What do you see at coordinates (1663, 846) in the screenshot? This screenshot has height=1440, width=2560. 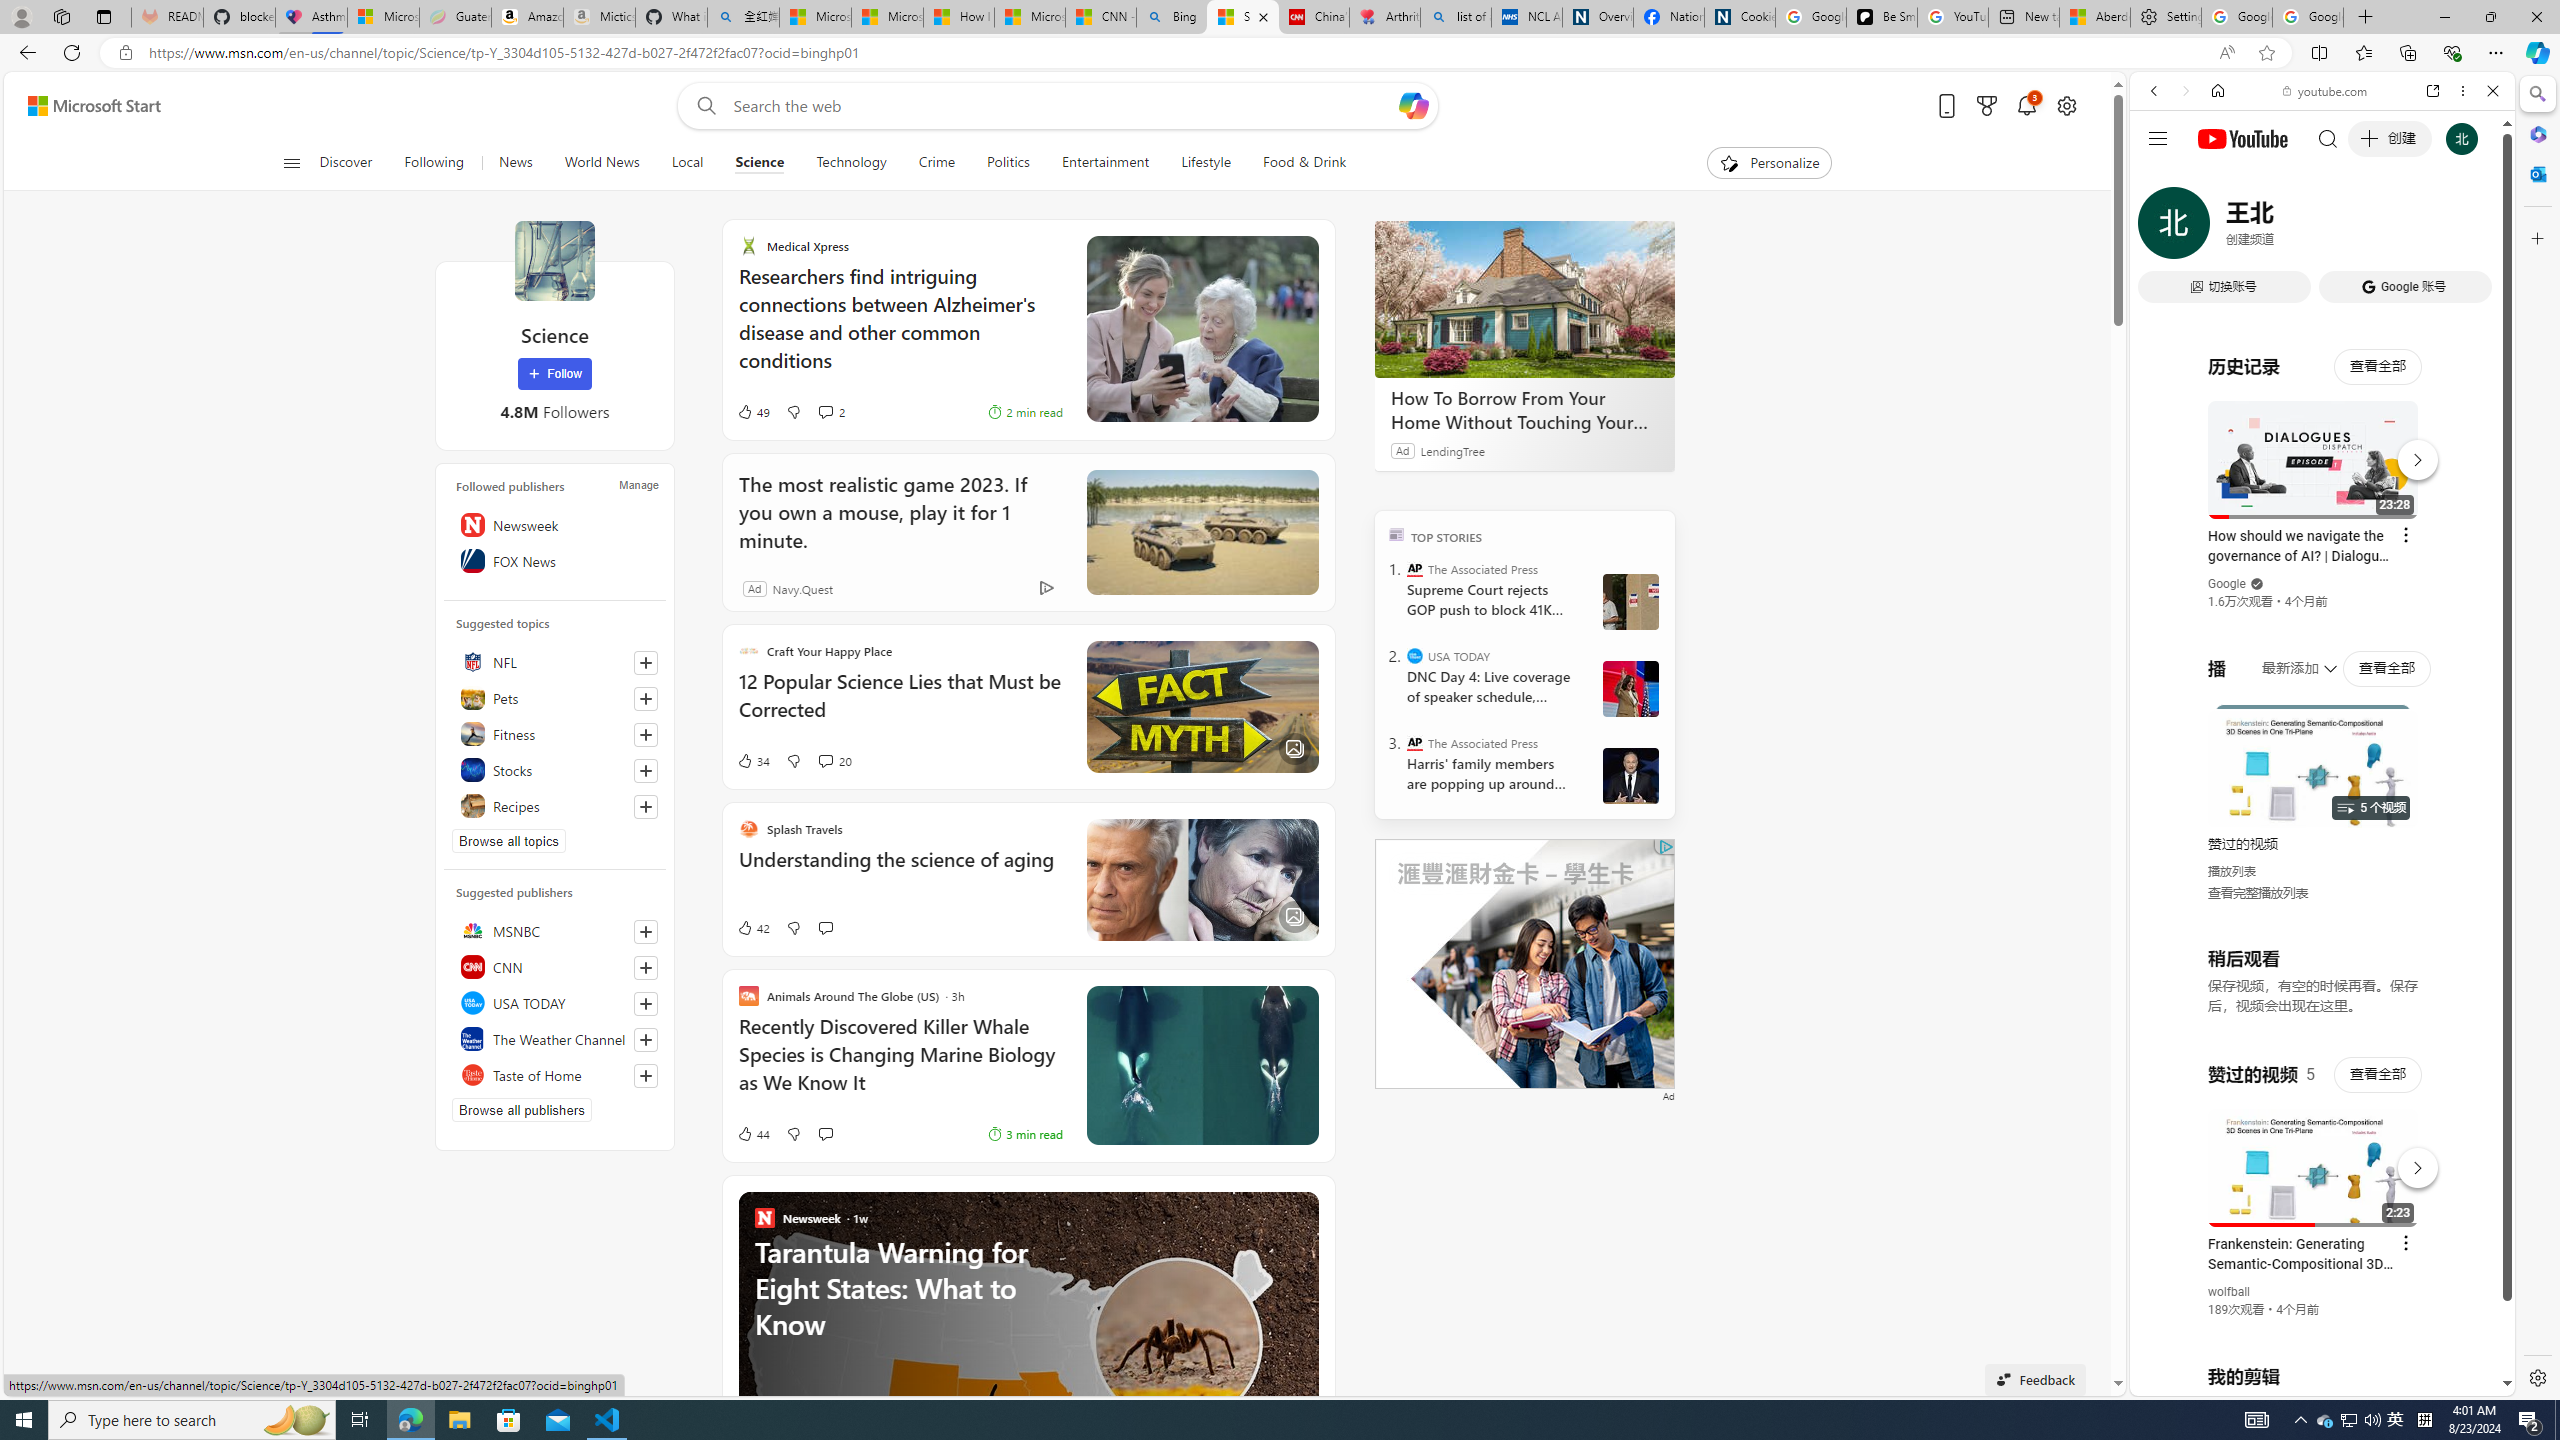 I see `'Class: qc-adchoices-link top-right '` at bounding box center [1663, 846].